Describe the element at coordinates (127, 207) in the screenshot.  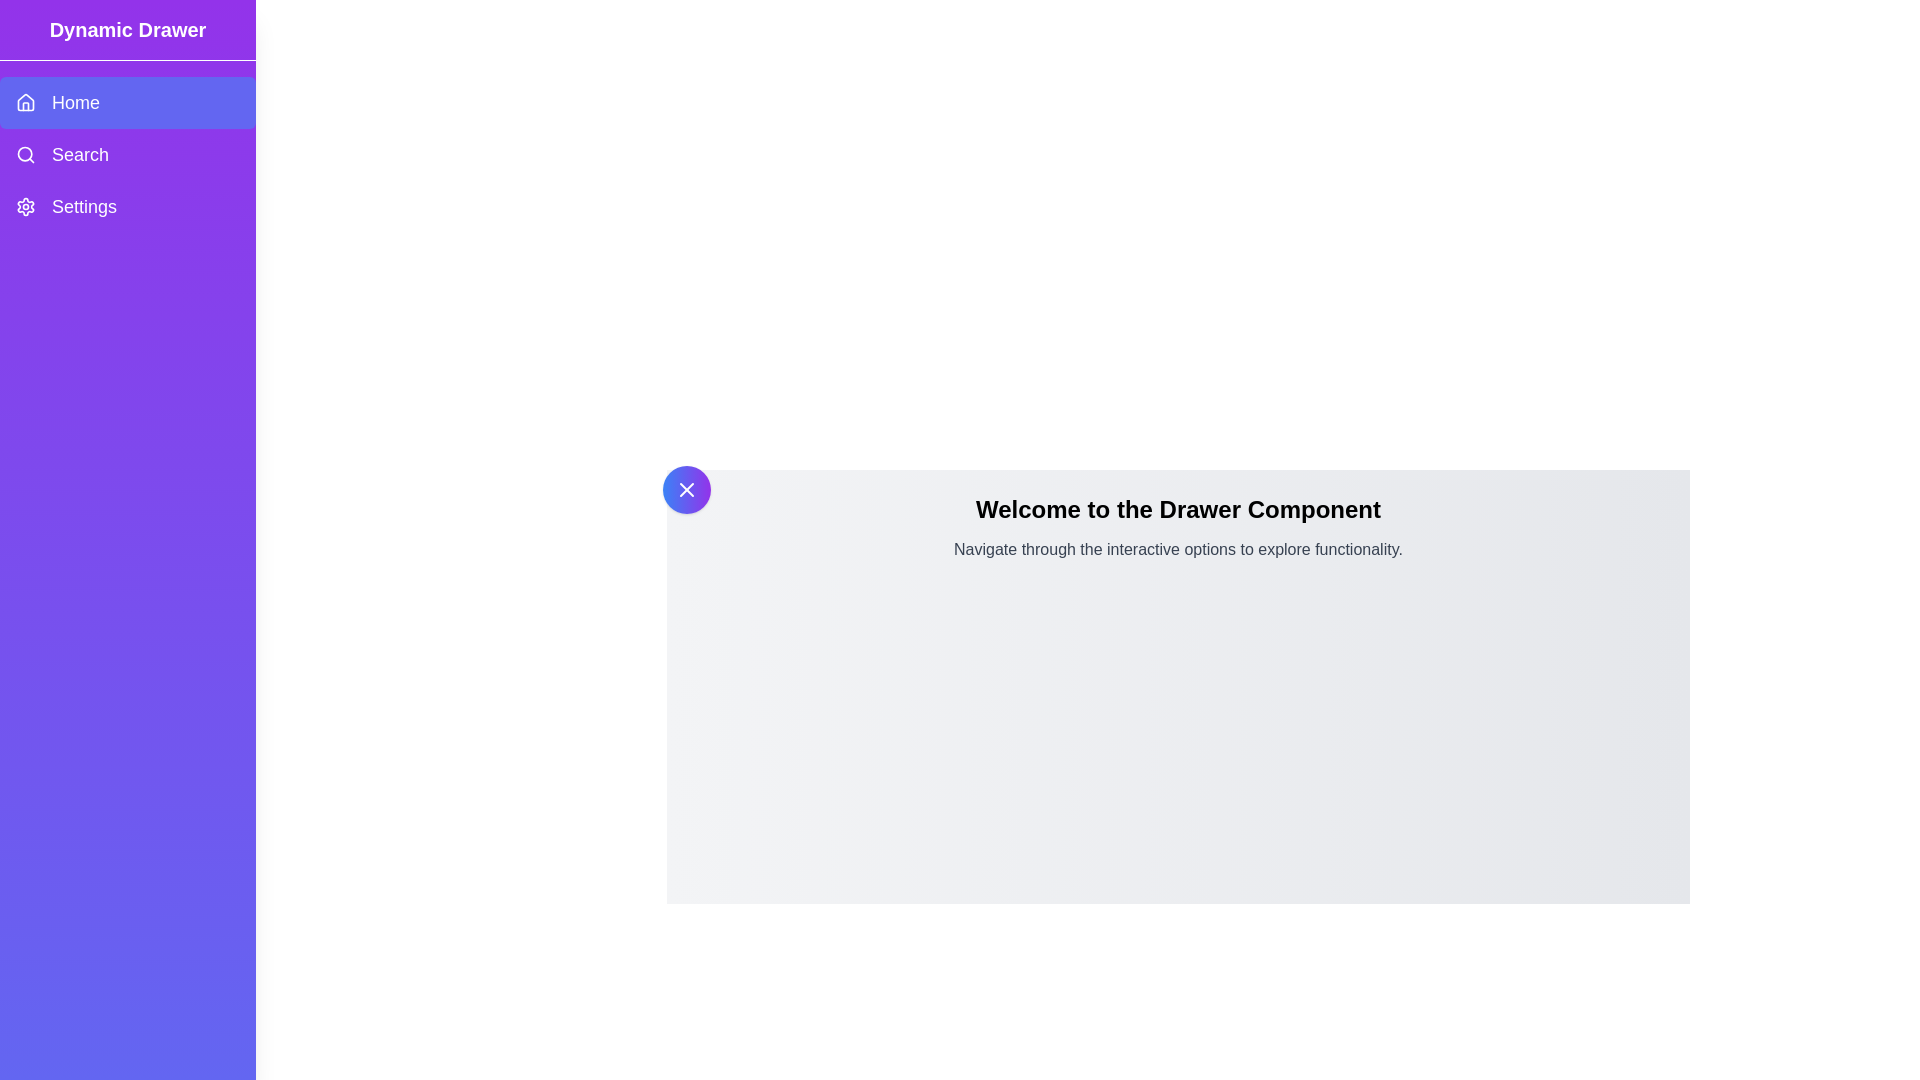
I see `the Settings from the drawer menu` at that location.